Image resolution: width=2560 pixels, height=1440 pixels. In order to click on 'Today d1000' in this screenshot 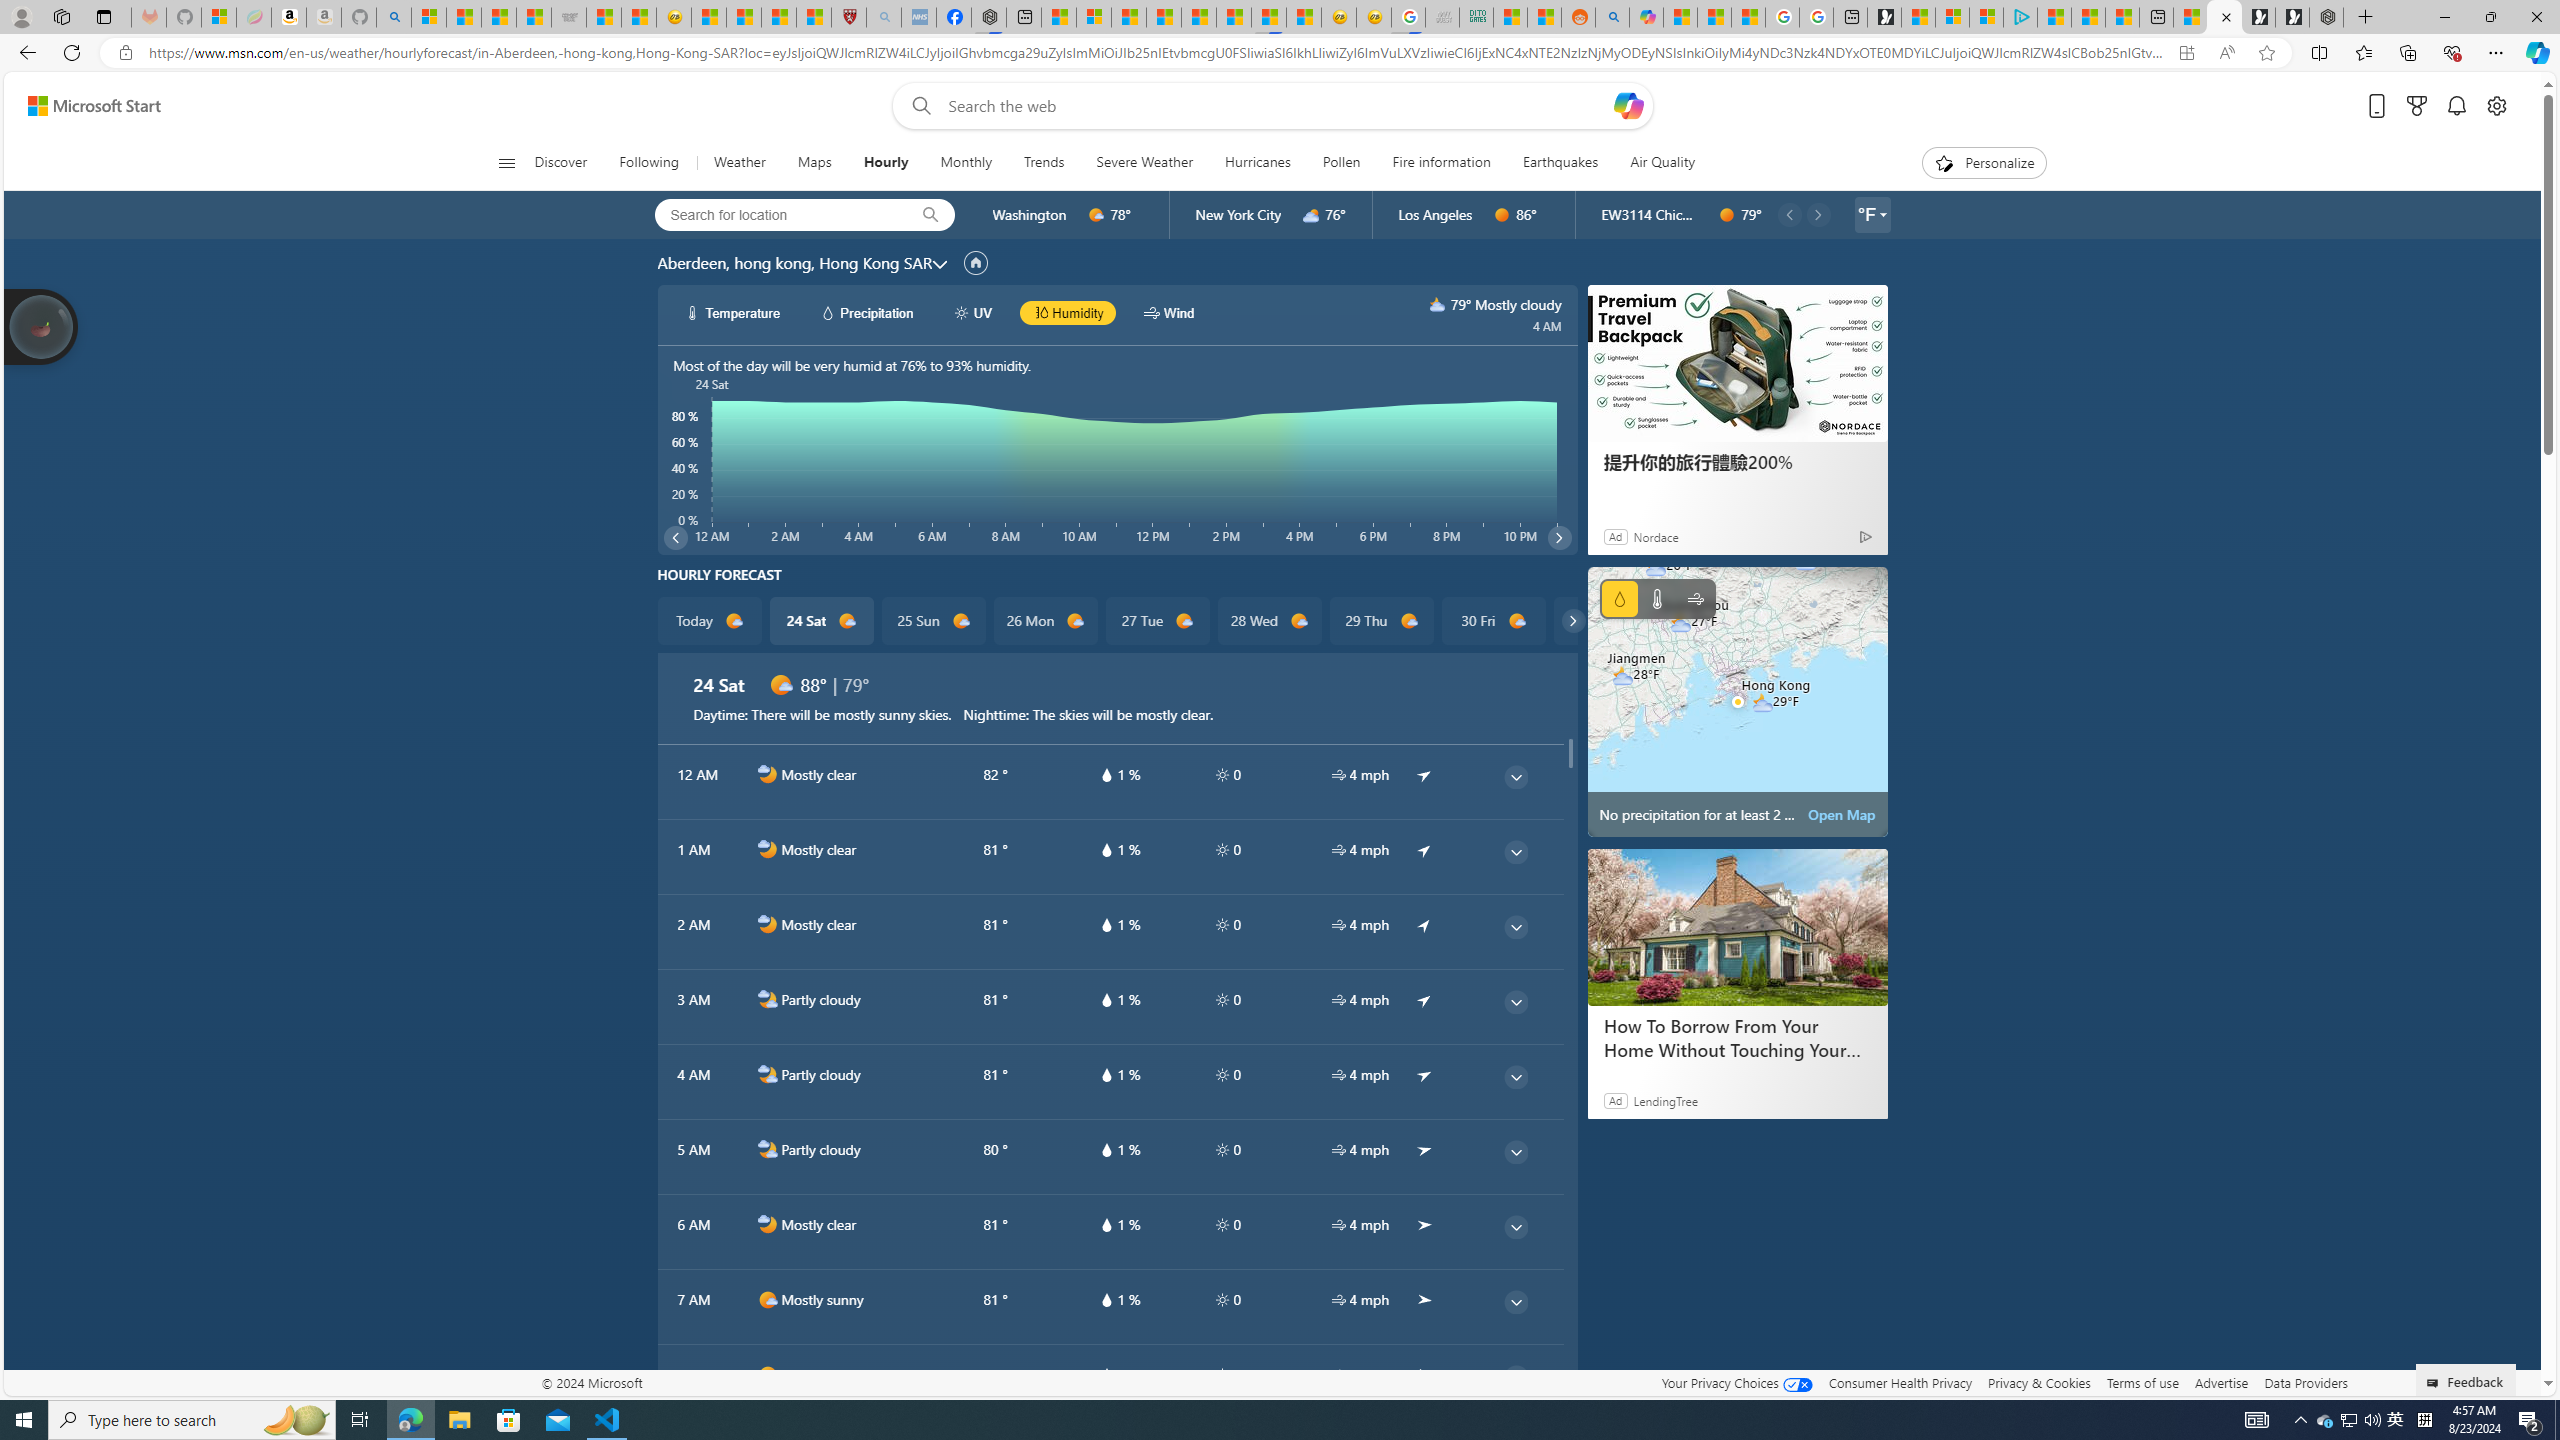, I will do `click(709, 620)`.